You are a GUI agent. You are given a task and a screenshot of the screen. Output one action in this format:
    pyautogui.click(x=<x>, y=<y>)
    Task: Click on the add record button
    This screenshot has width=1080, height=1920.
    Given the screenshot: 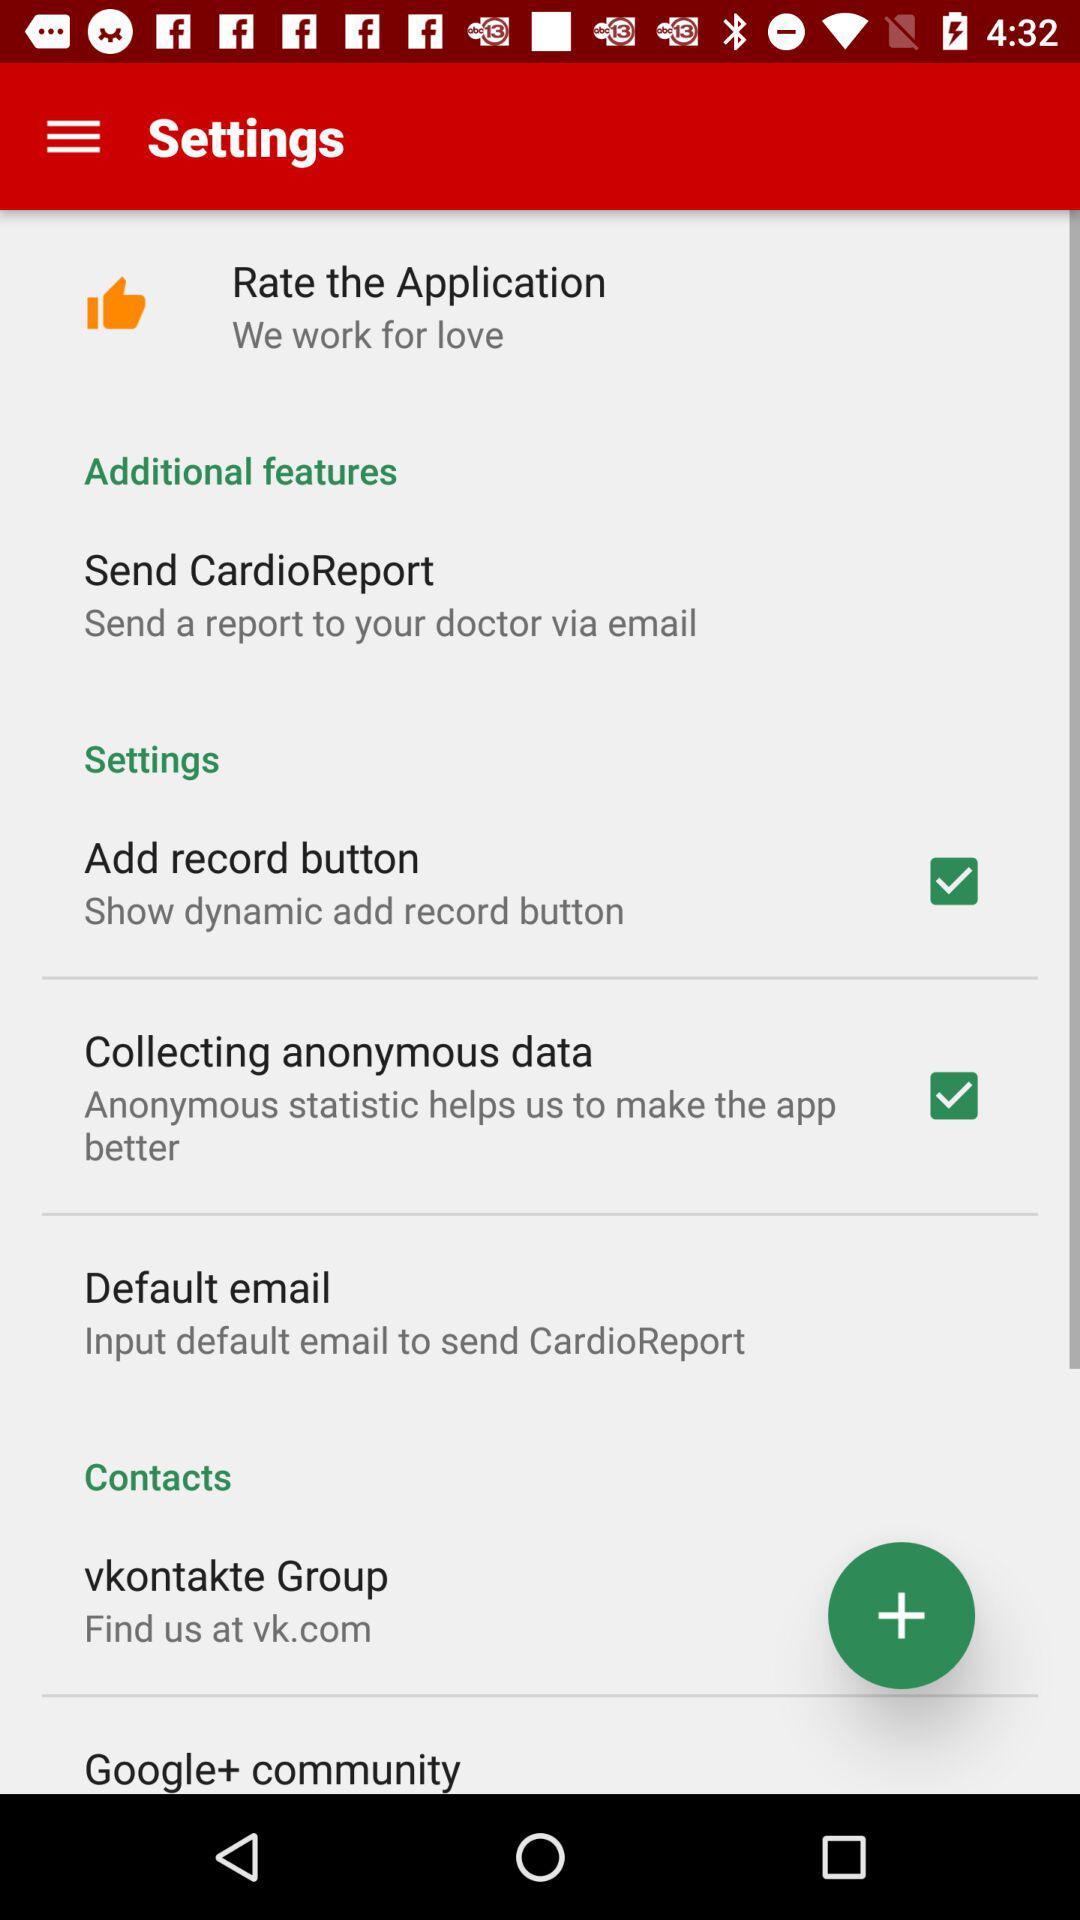 What is the action you would take?
    pyautogui.click(x=952, y=880)
    